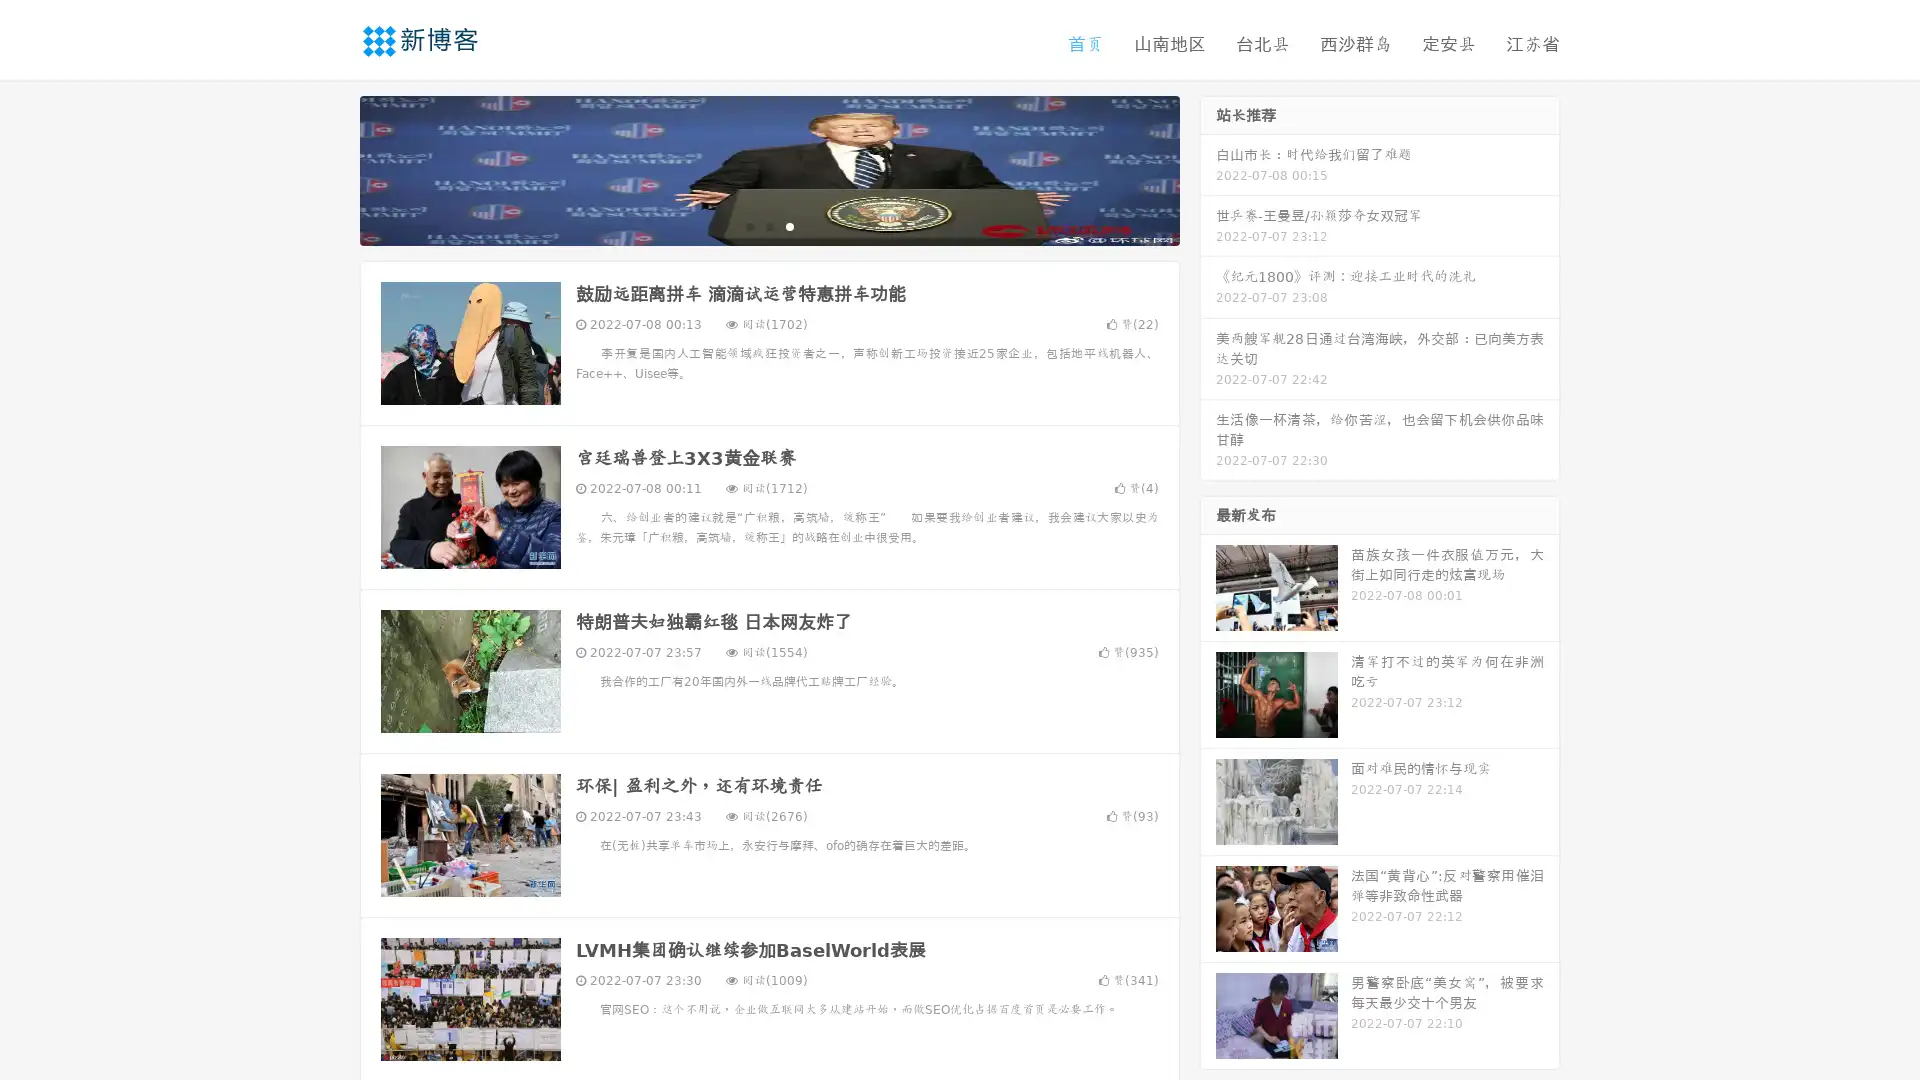 The width and height of the screenshot is (1920, 1080). Describe the element at coordinates (748, 225) in the screenshot. I see `Go to slide 1` at that location.